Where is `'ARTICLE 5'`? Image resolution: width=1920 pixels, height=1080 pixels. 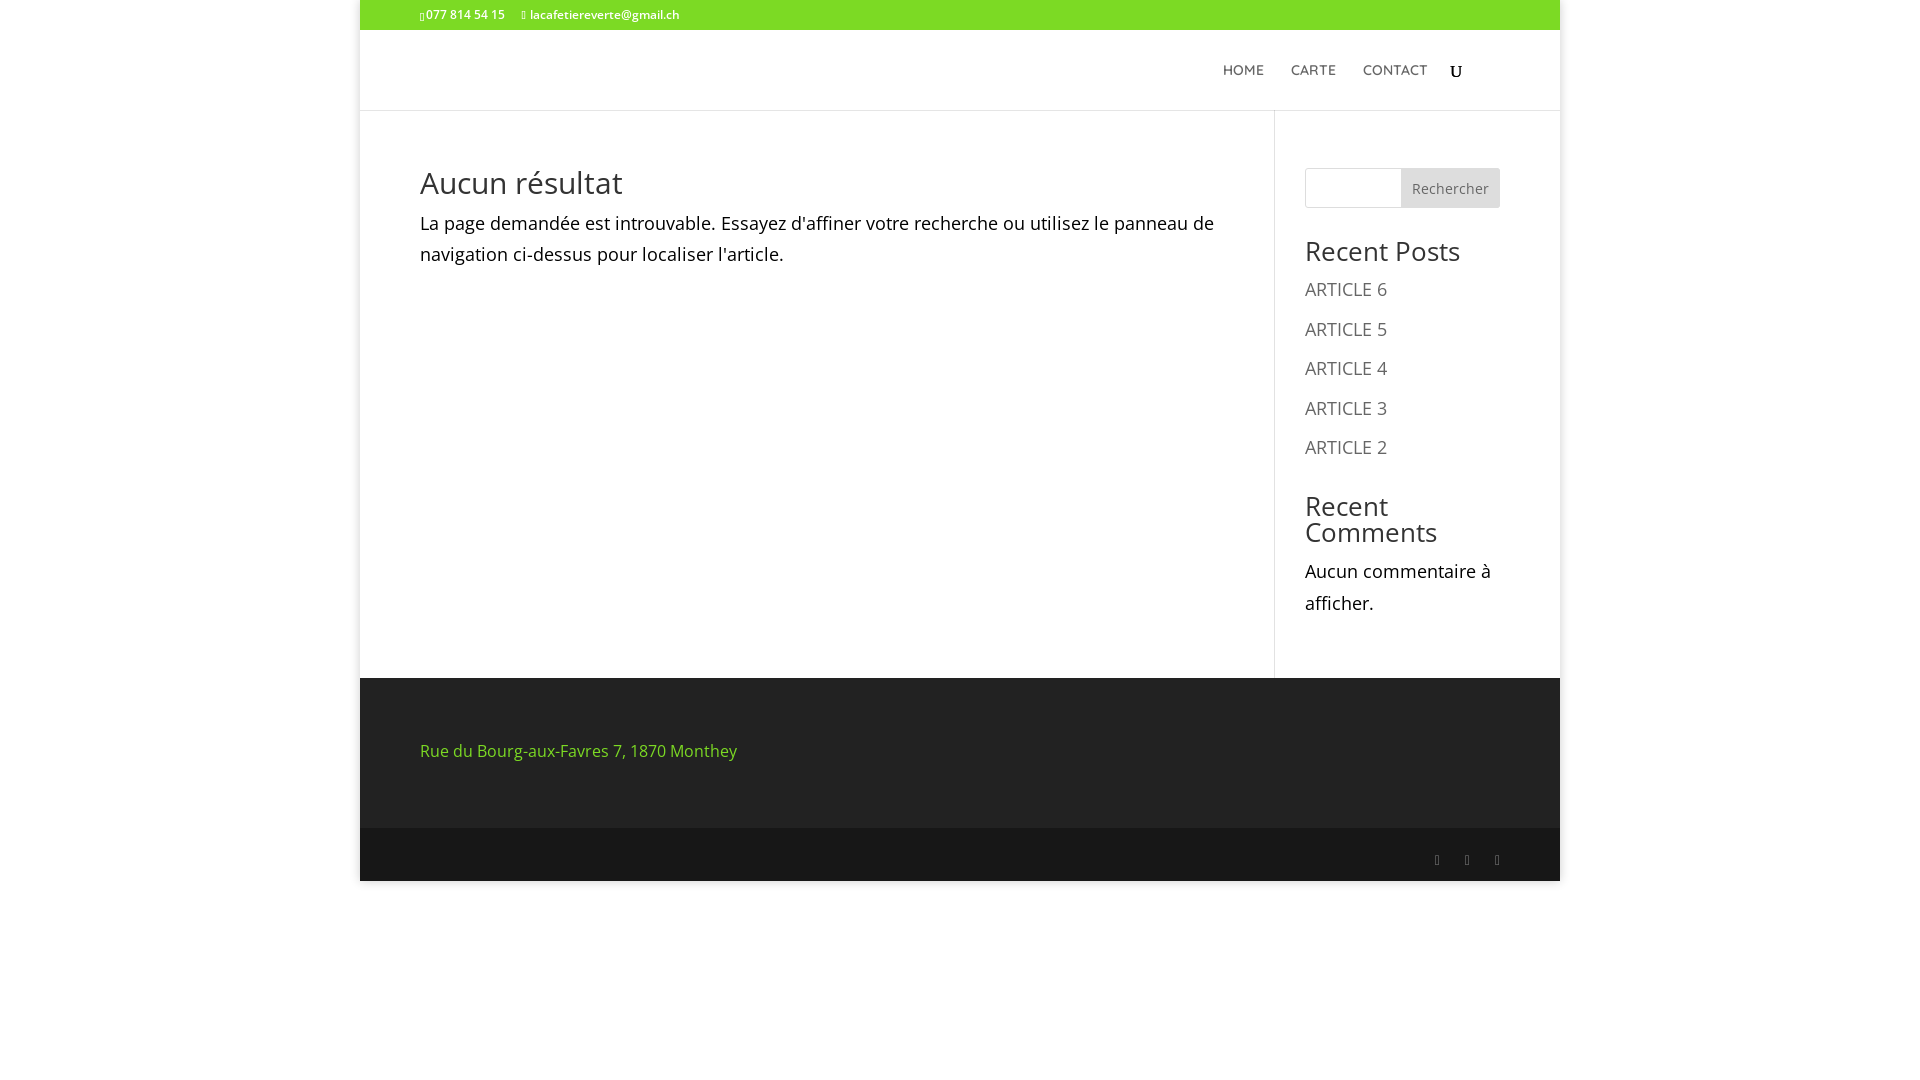
'ARTICLE 5' is located at coordinates (1345, 327).